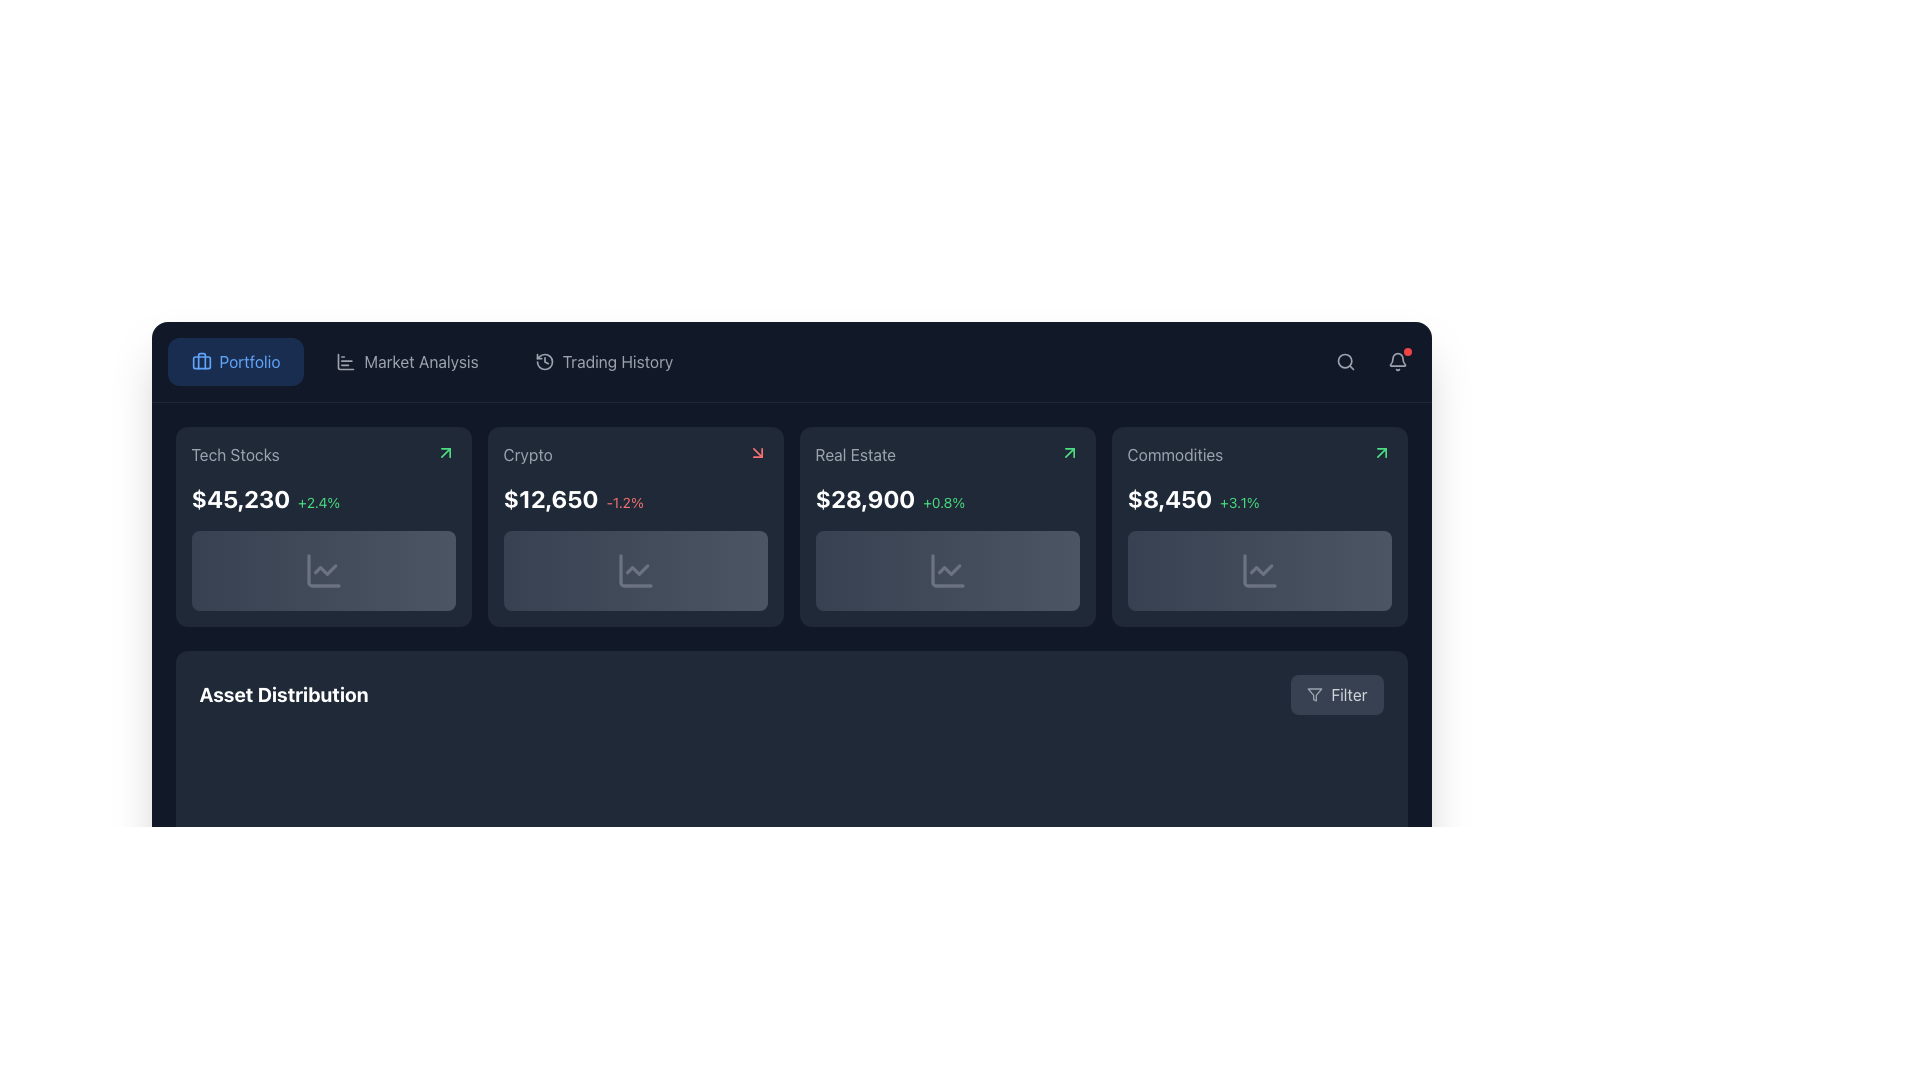 This screenshot has width=1920, height=1080. Describe the element at coordinates (1238, 501) in the screenshot. I see `value displayed in the text label showing '+3.1%' in green color, located within the 'Commodities' card, positioned to the right of the '$8,450' text` at that location.